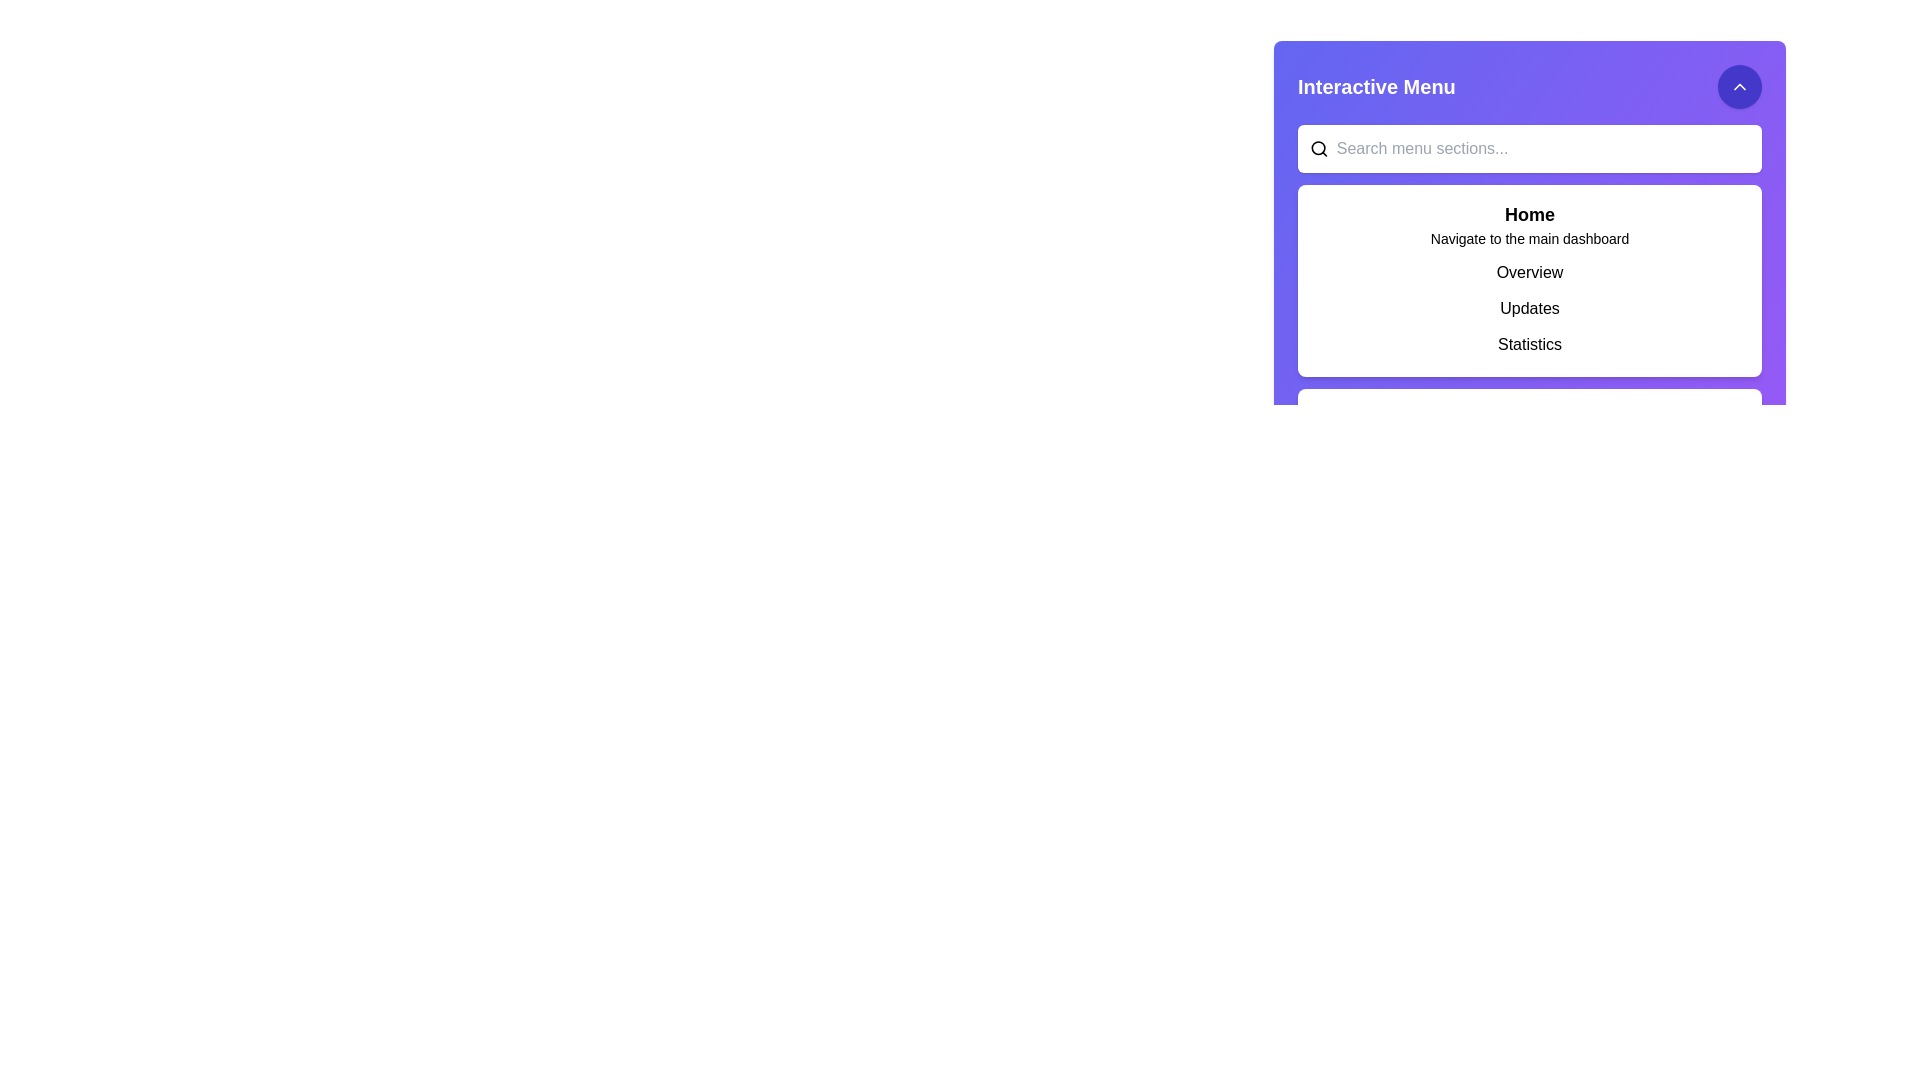 The height and width of the screenshot is (1080, 1920). What do you see at coordinates (1529, 308) in the screenshot?
I see `the 'Updates' text label in the vertical menu` at bounding box center [1529, 308].